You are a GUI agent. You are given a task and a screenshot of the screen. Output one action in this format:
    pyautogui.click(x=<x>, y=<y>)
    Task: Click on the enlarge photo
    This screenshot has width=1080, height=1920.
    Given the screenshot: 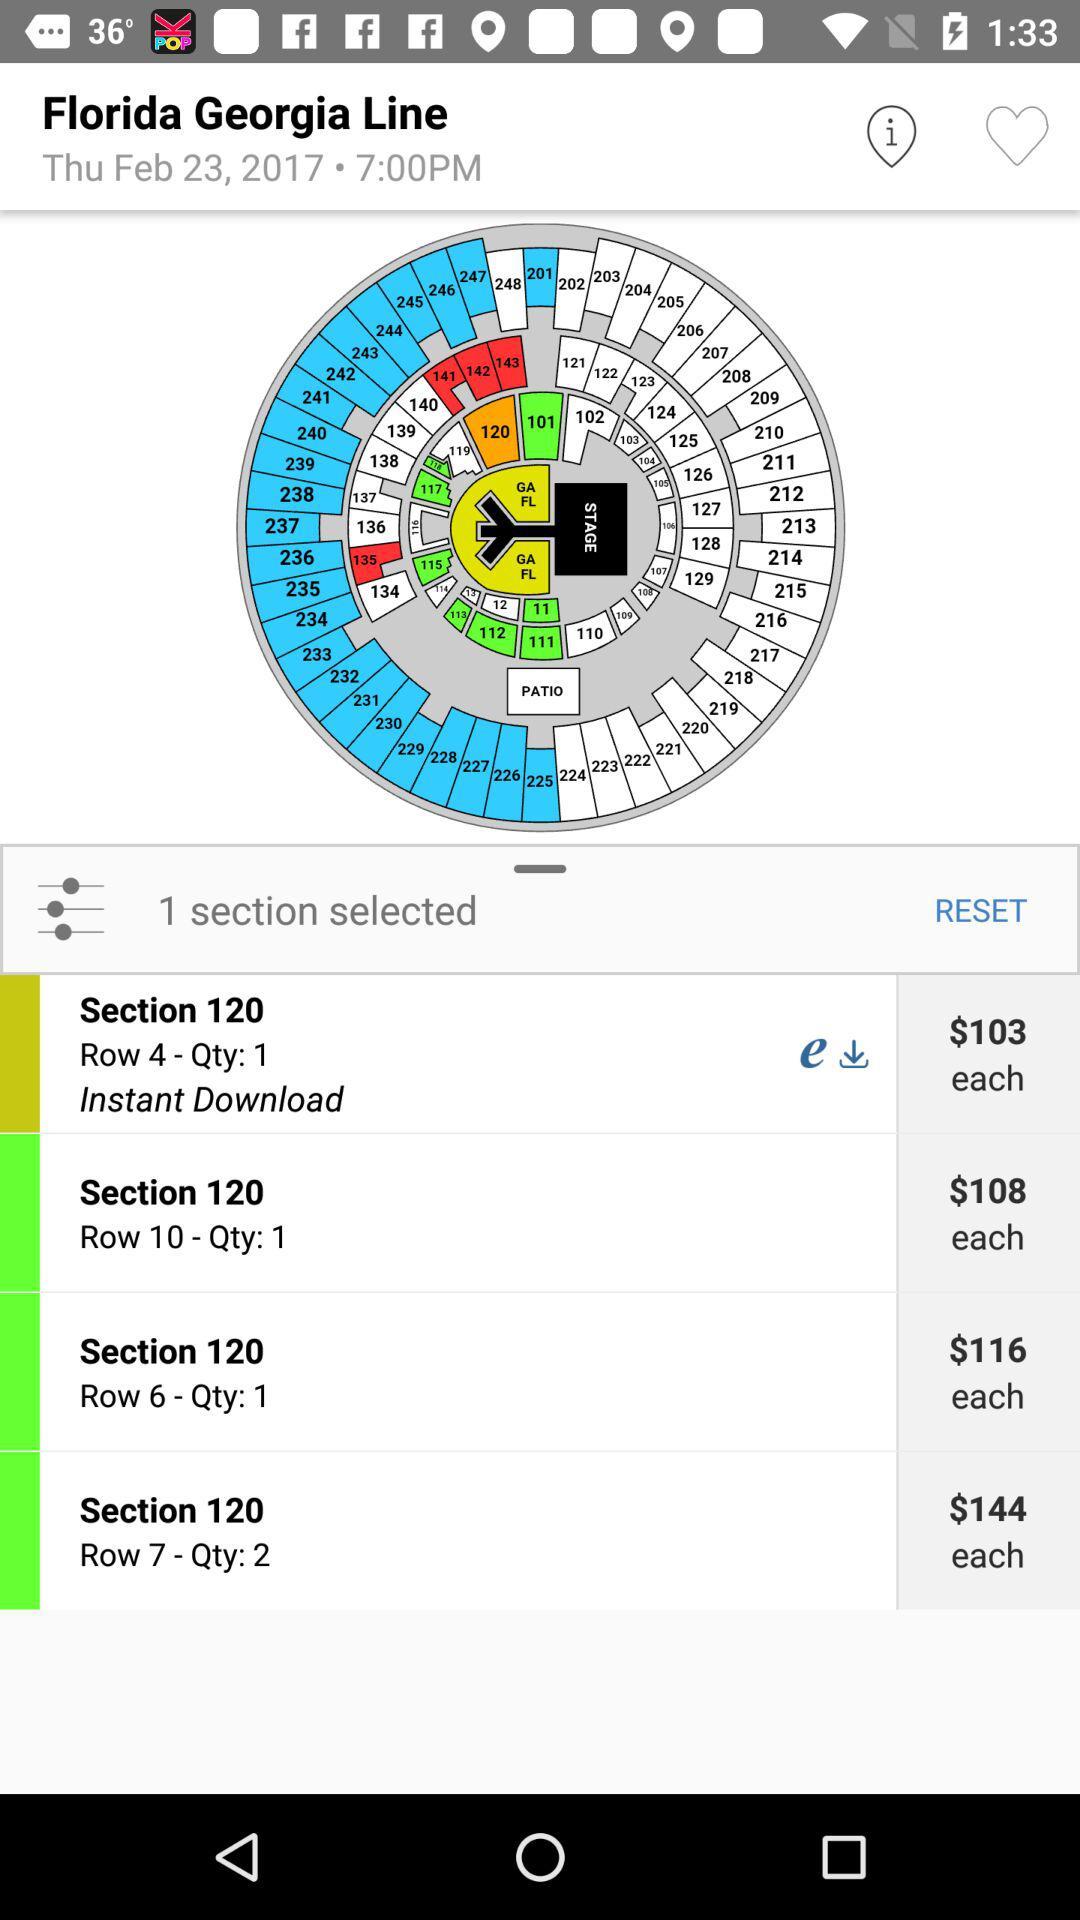 What is the action you would take?
    pyautogui.click(x=540, y=526)
    